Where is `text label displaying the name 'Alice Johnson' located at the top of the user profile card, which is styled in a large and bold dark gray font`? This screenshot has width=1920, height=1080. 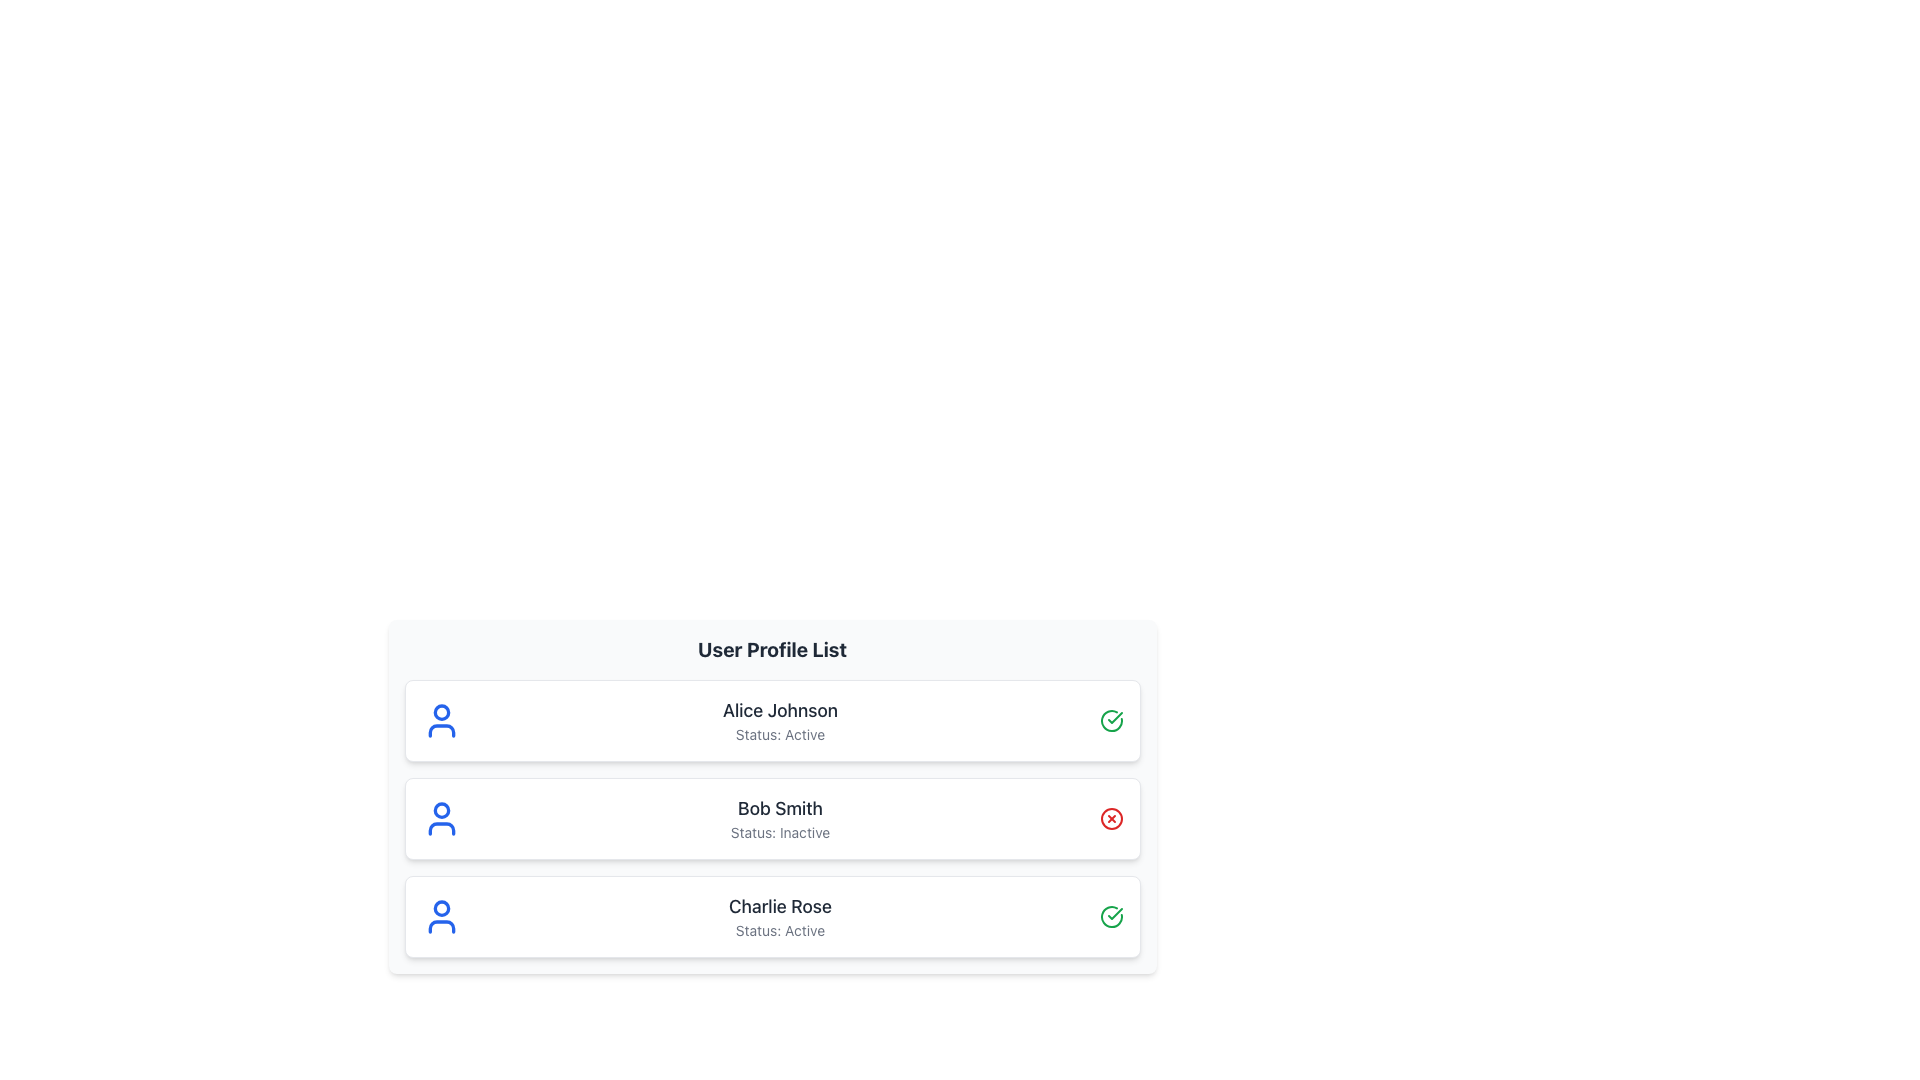
text label displaying the name 'Alice Johnson' located at the top of the user profile card, which is styled in a large and bold dark gray font is located at coordinates (779, 709).